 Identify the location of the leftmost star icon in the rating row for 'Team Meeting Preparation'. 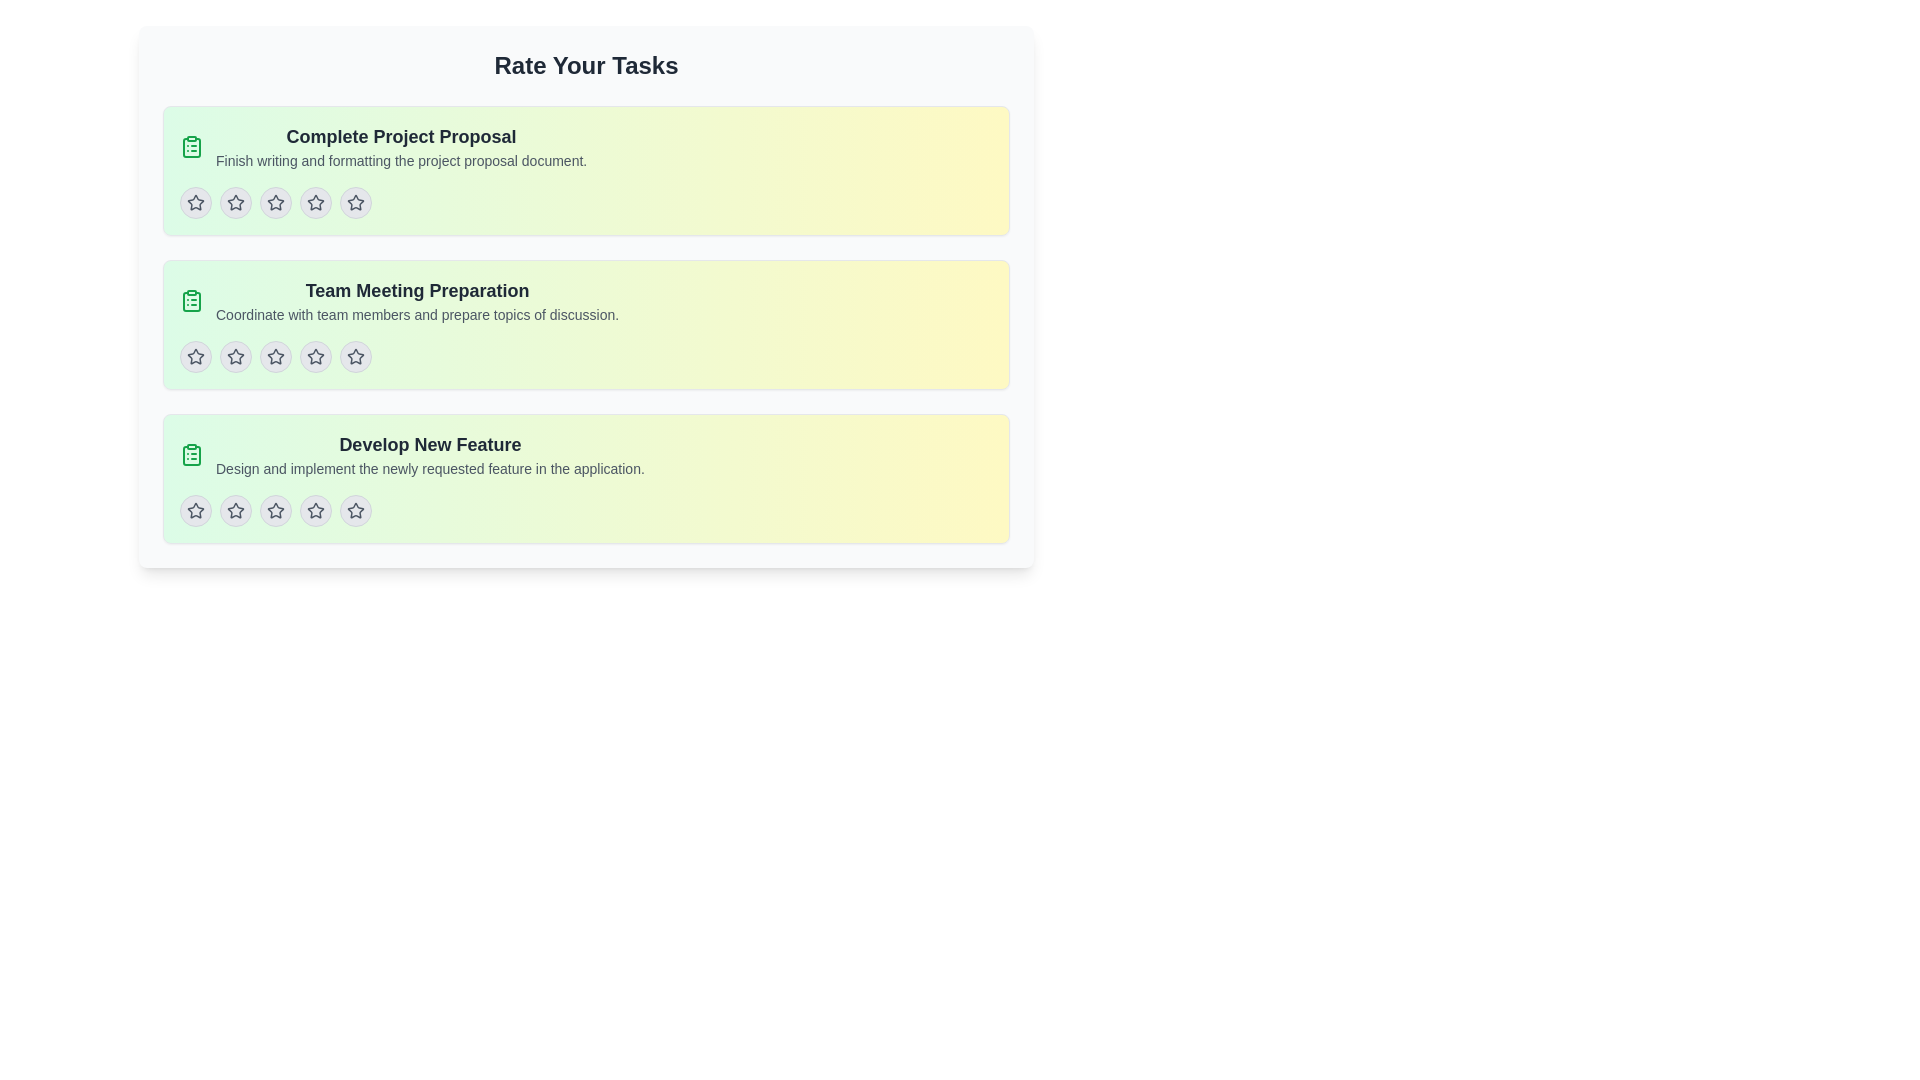
(196, 356).